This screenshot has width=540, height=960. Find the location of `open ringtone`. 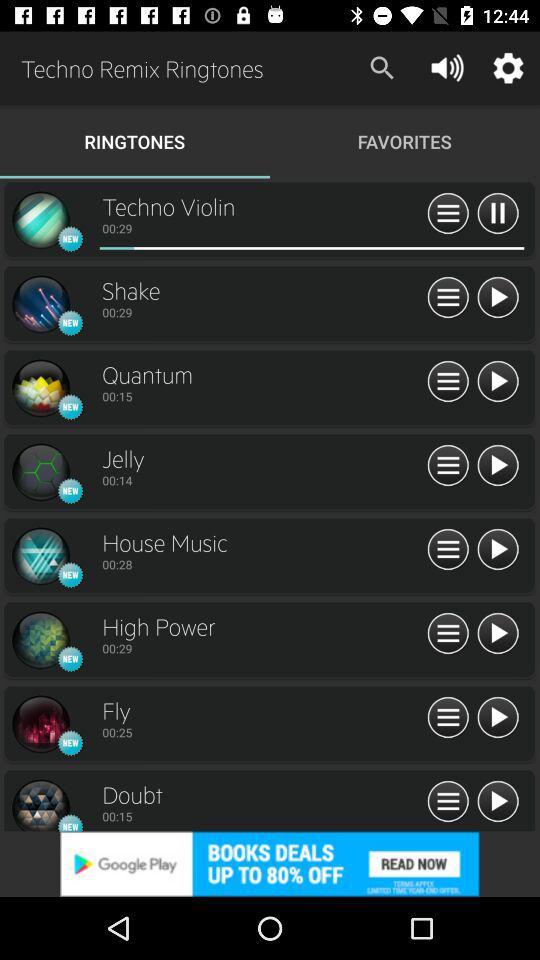

open ringtone is located at coordinates (40, 723).